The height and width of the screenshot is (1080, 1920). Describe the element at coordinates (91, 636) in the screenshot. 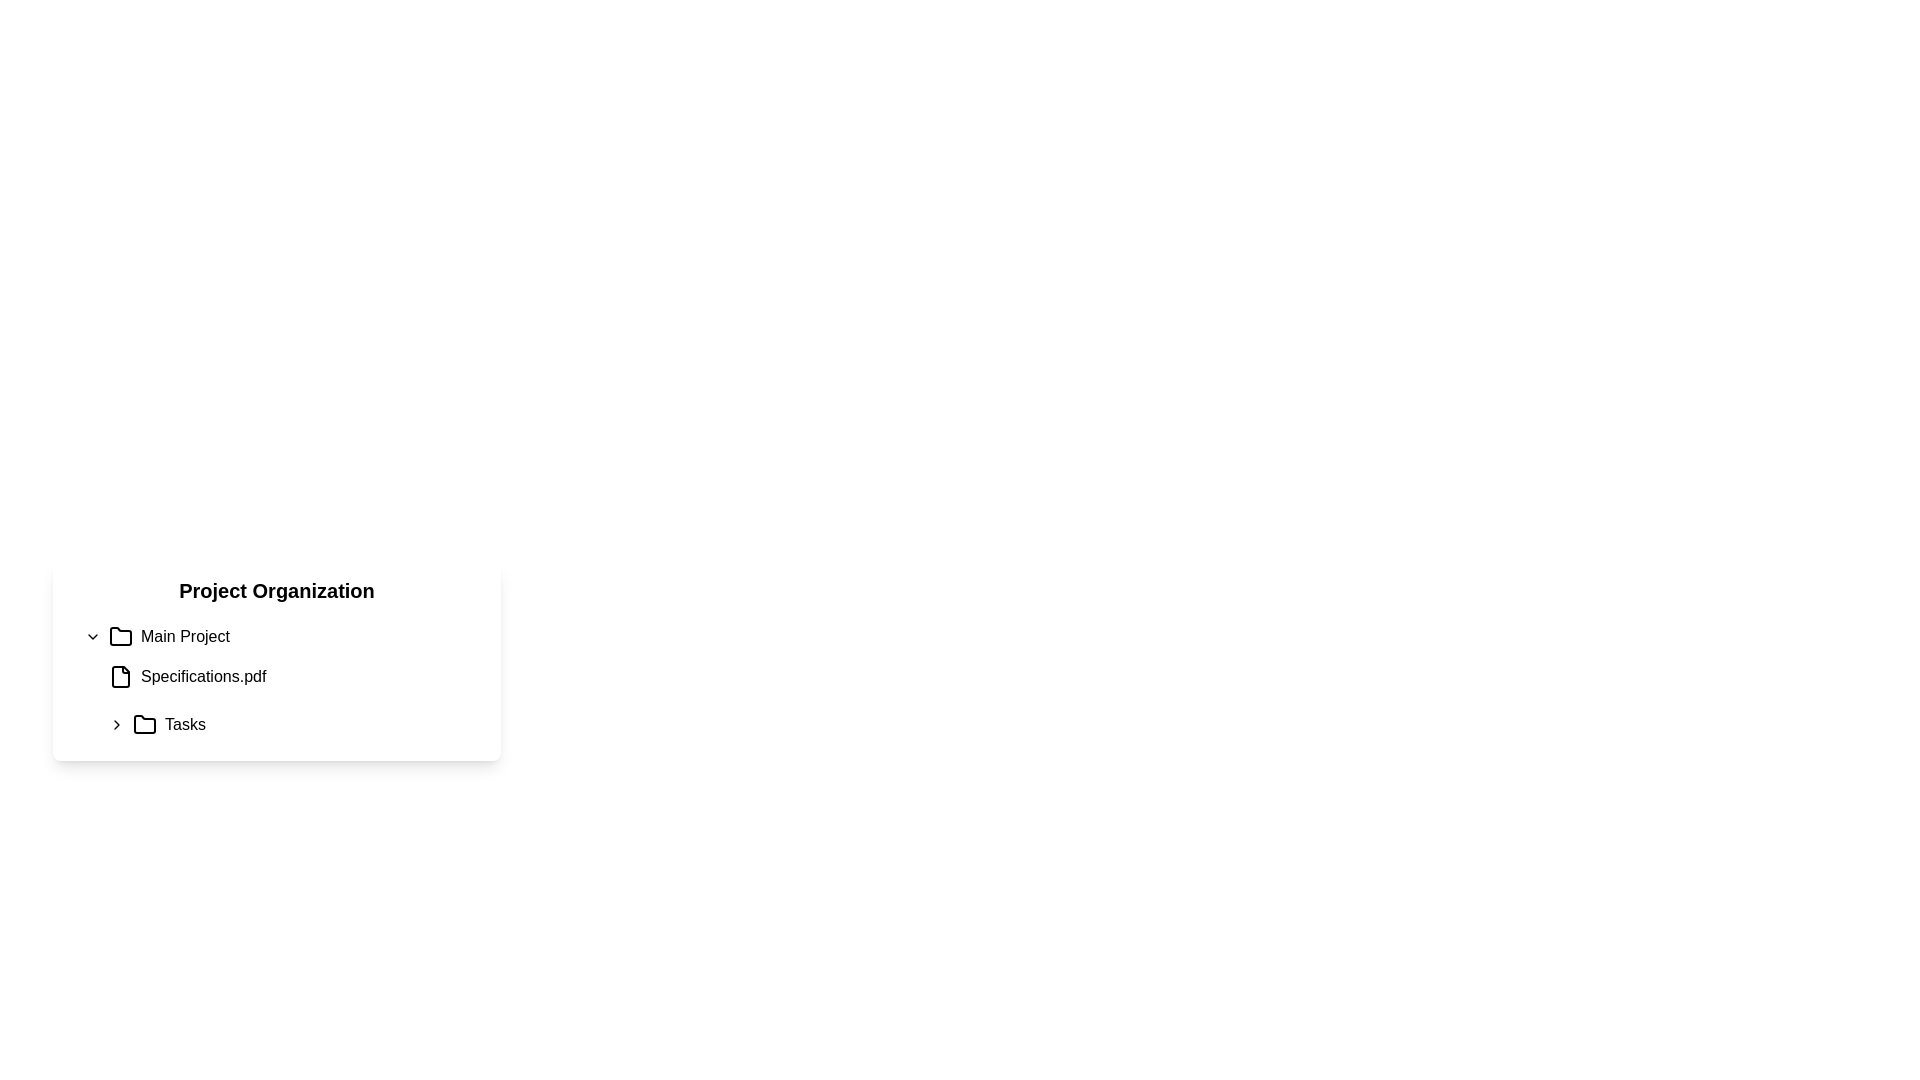

I see `the downward-facing chevron icon located to the left of the 'Main Project' text label` at that location.